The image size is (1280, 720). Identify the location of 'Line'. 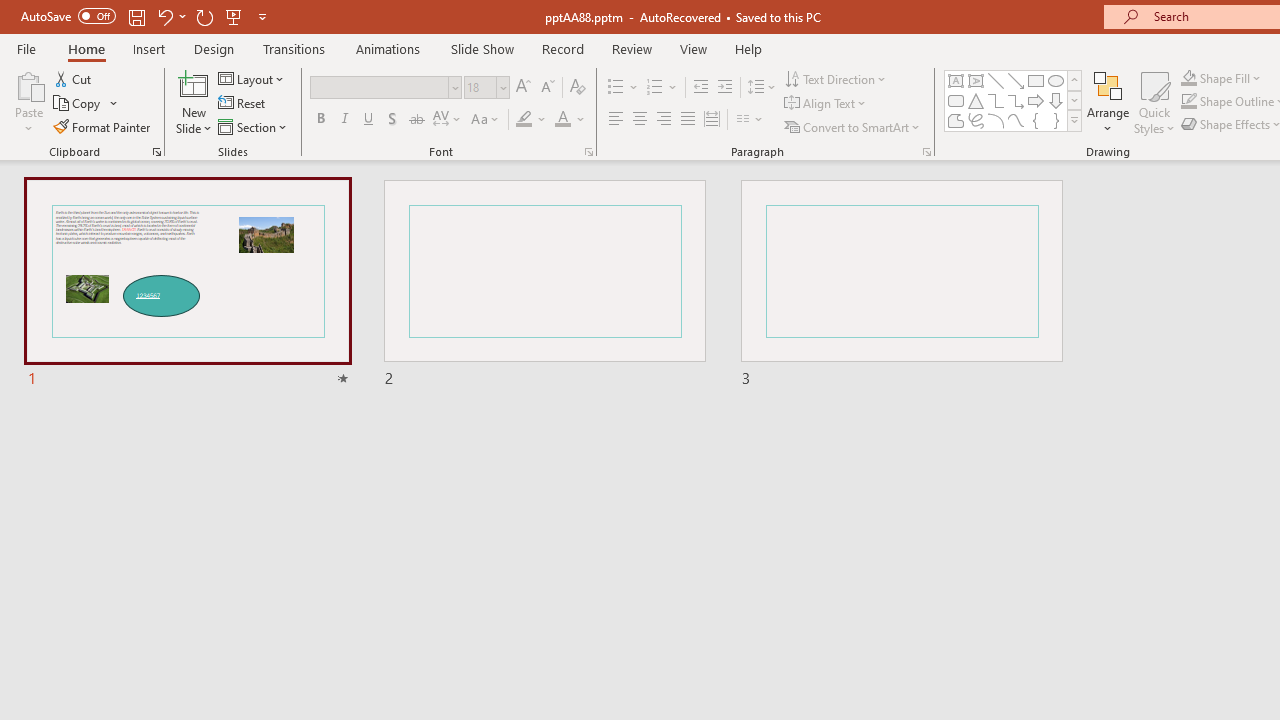
(995, 80).